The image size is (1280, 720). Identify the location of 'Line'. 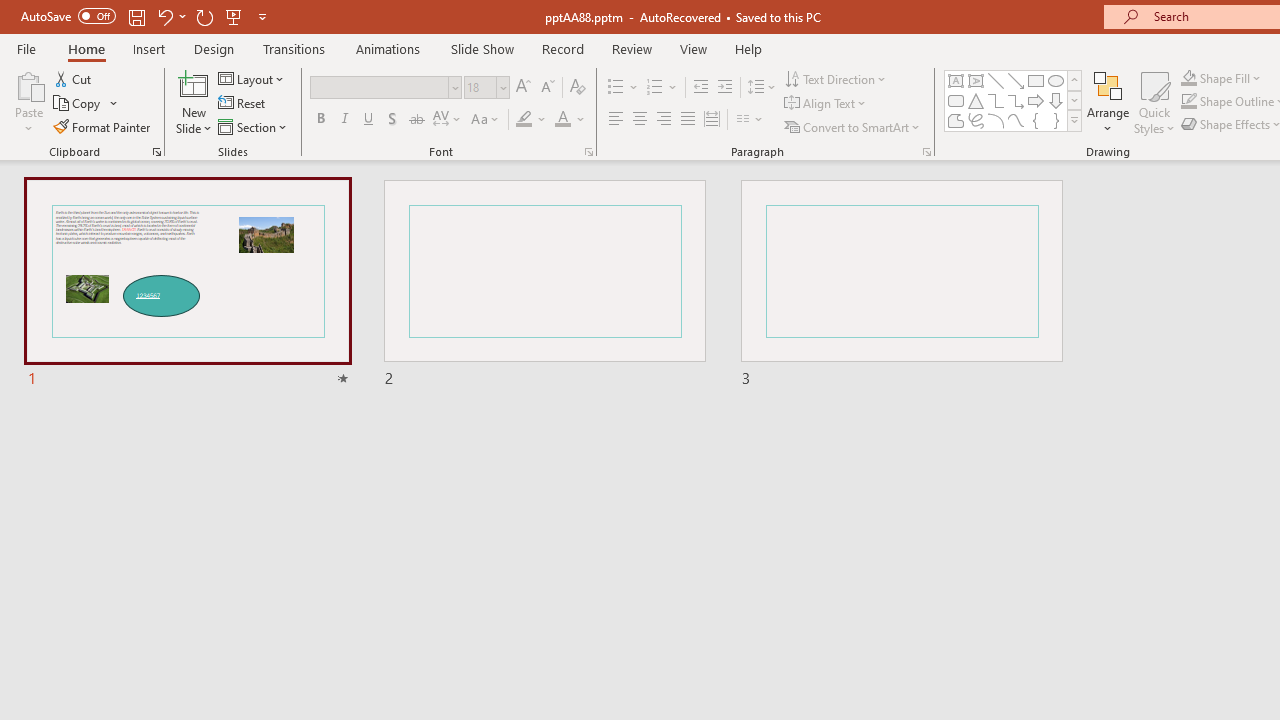
(995, 80).